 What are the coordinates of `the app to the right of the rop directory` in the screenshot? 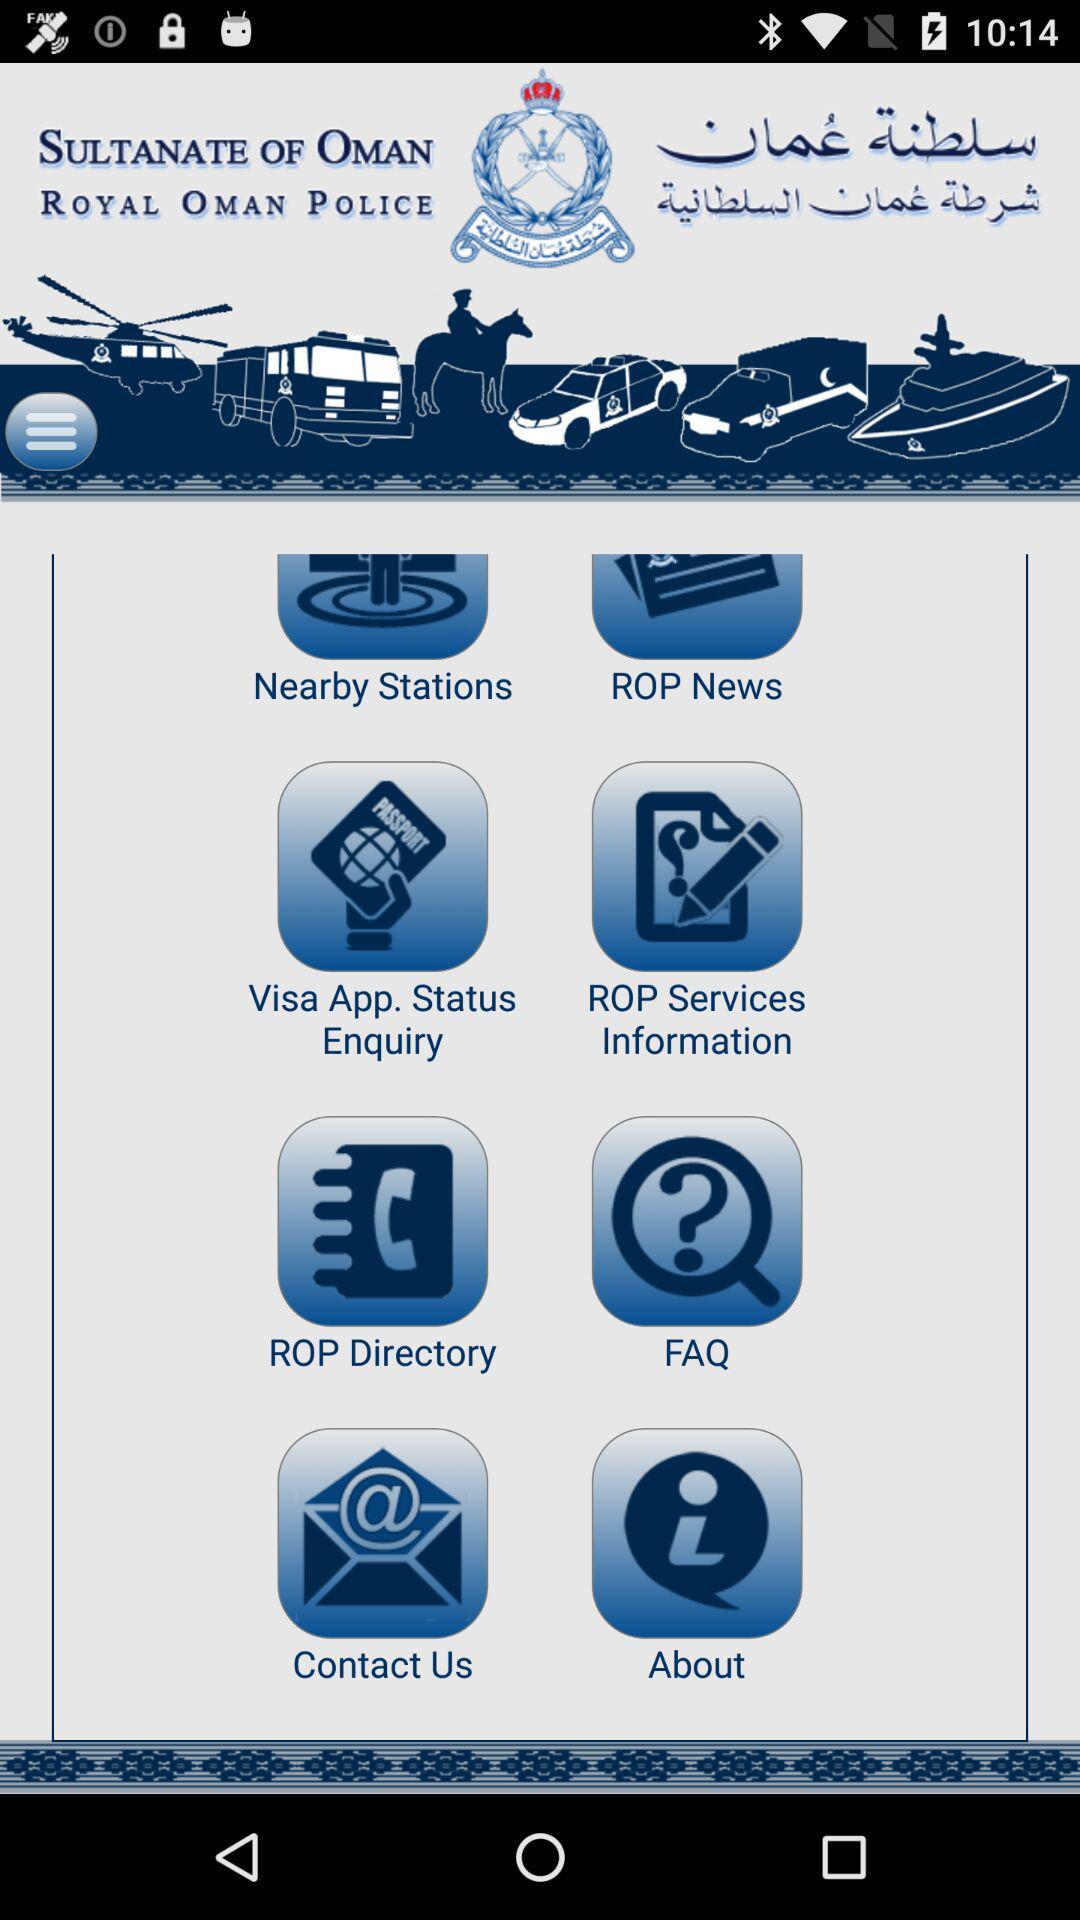 It's located at (696, 1532).